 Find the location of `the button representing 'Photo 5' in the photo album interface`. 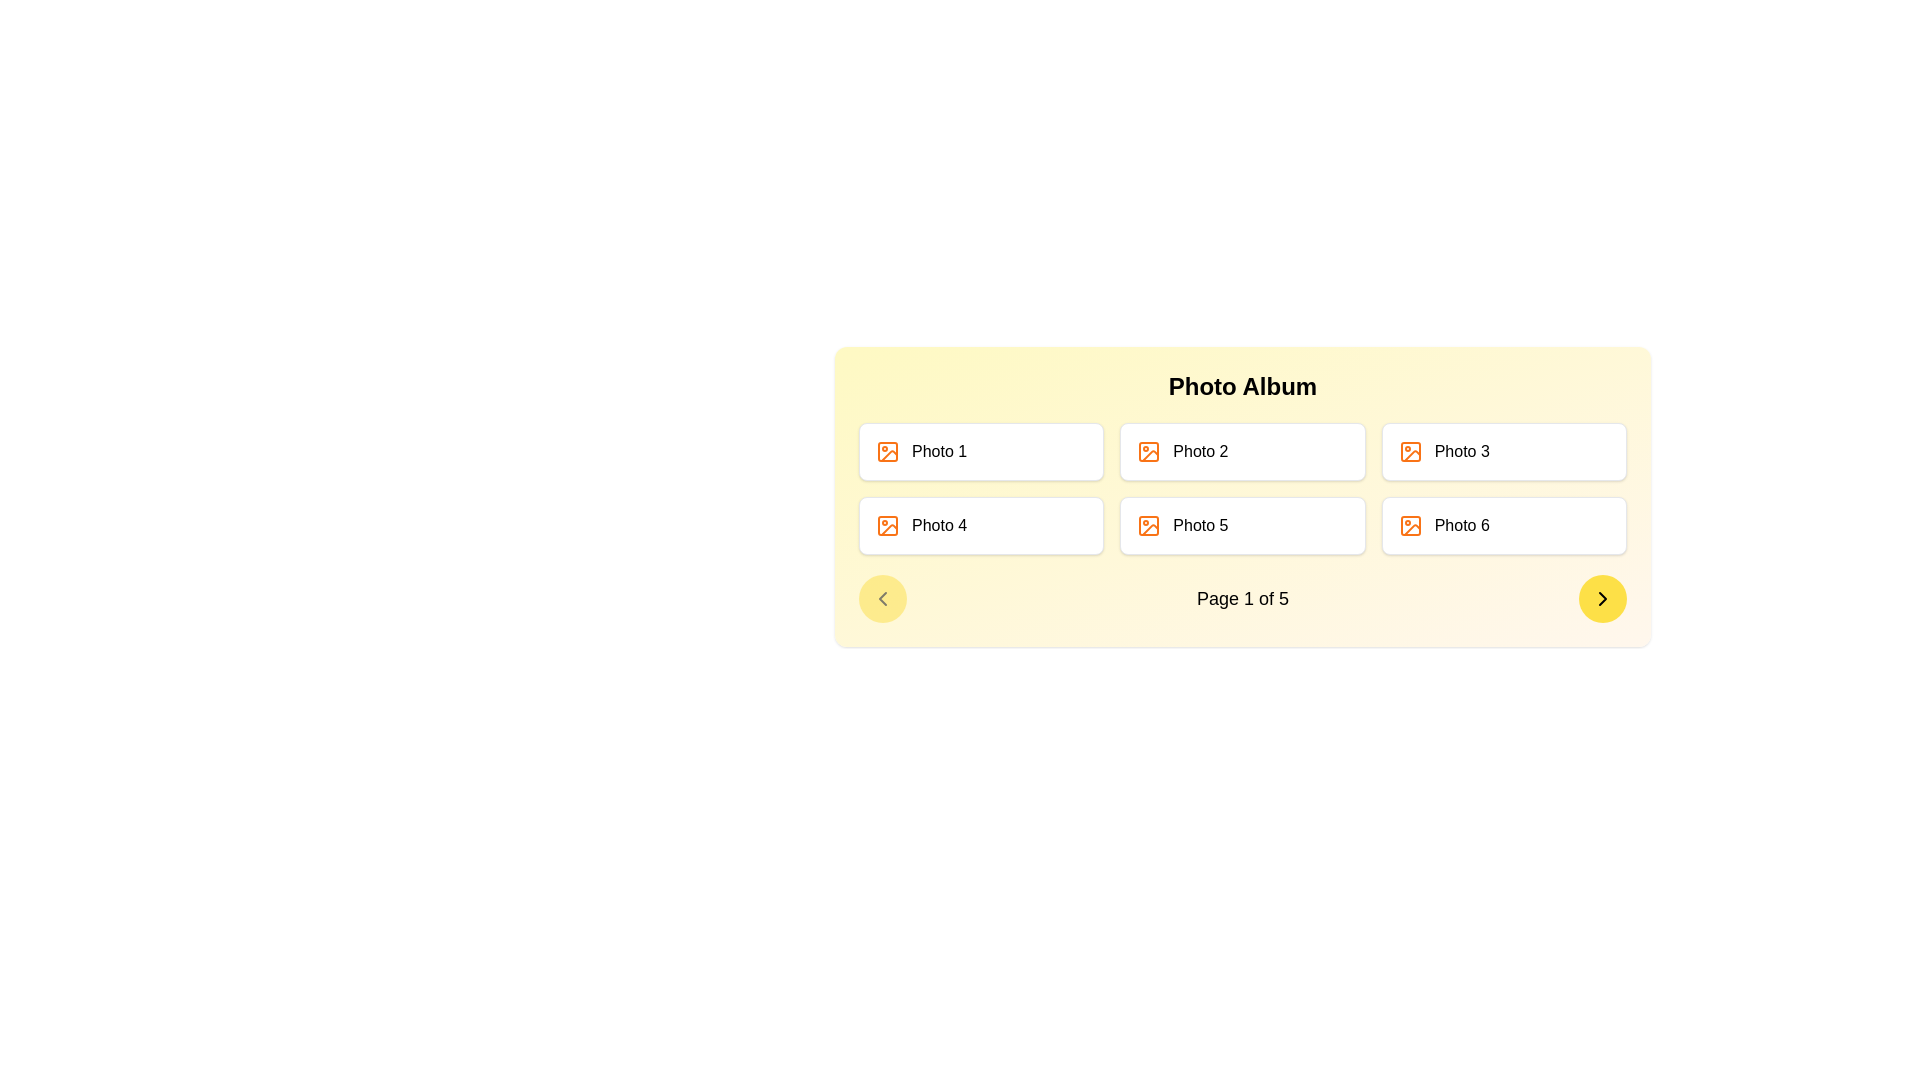

the button representing 'Photo 5' in the photo album interface is located at coordinates (1242, 524).